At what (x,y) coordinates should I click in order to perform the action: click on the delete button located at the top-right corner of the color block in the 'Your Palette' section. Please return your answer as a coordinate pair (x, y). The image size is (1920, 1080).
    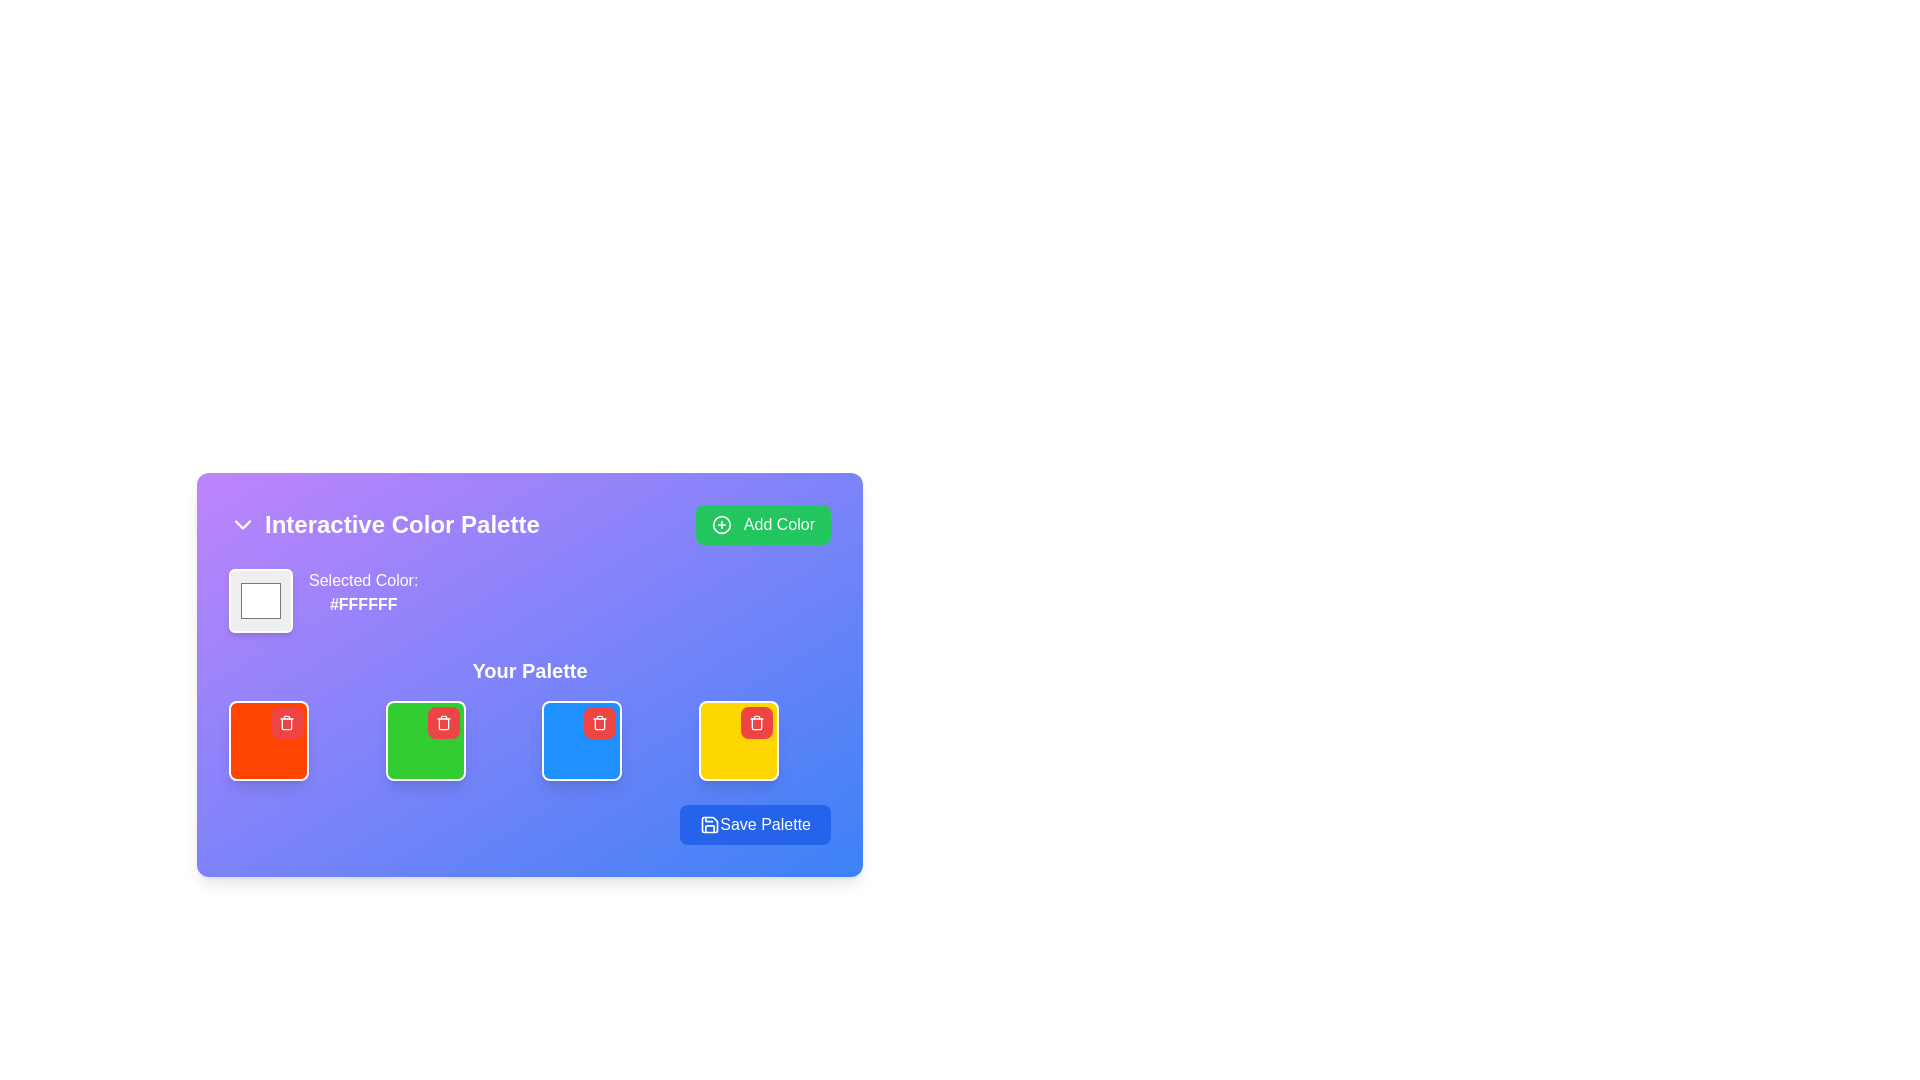
    Looking at the image, I should click on (286, 722).